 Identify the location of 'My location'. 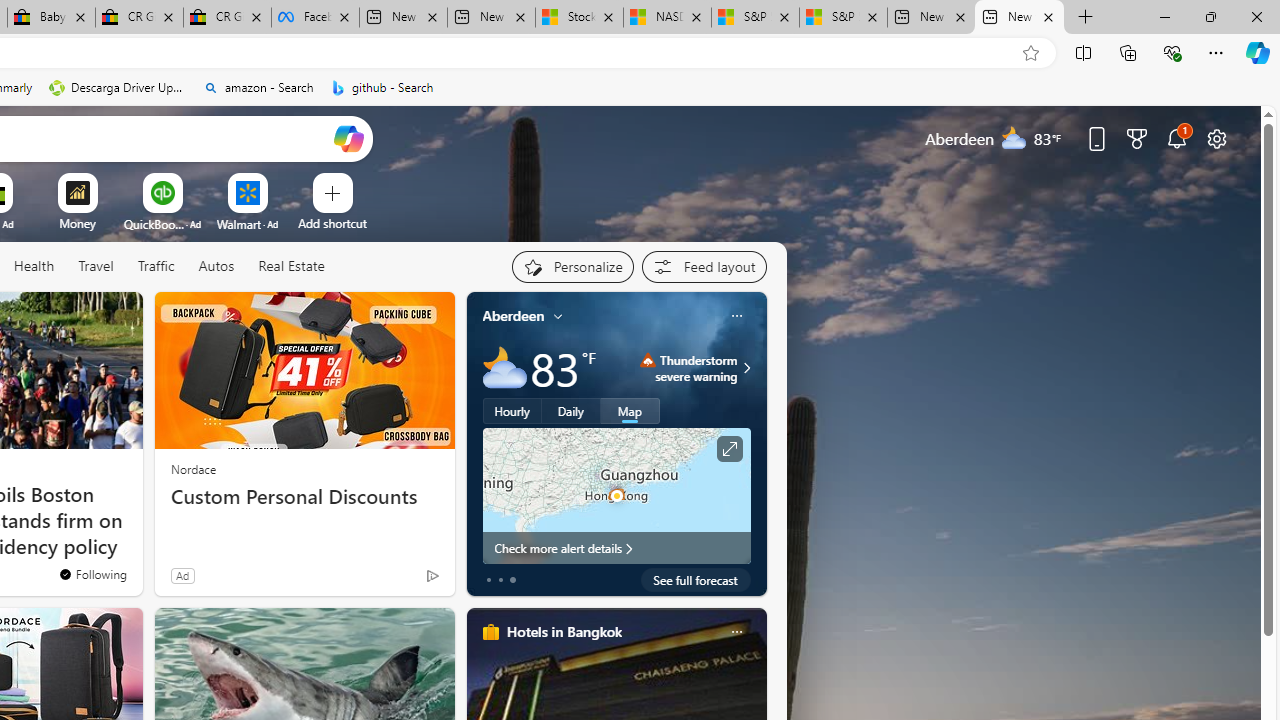
(558, 315).